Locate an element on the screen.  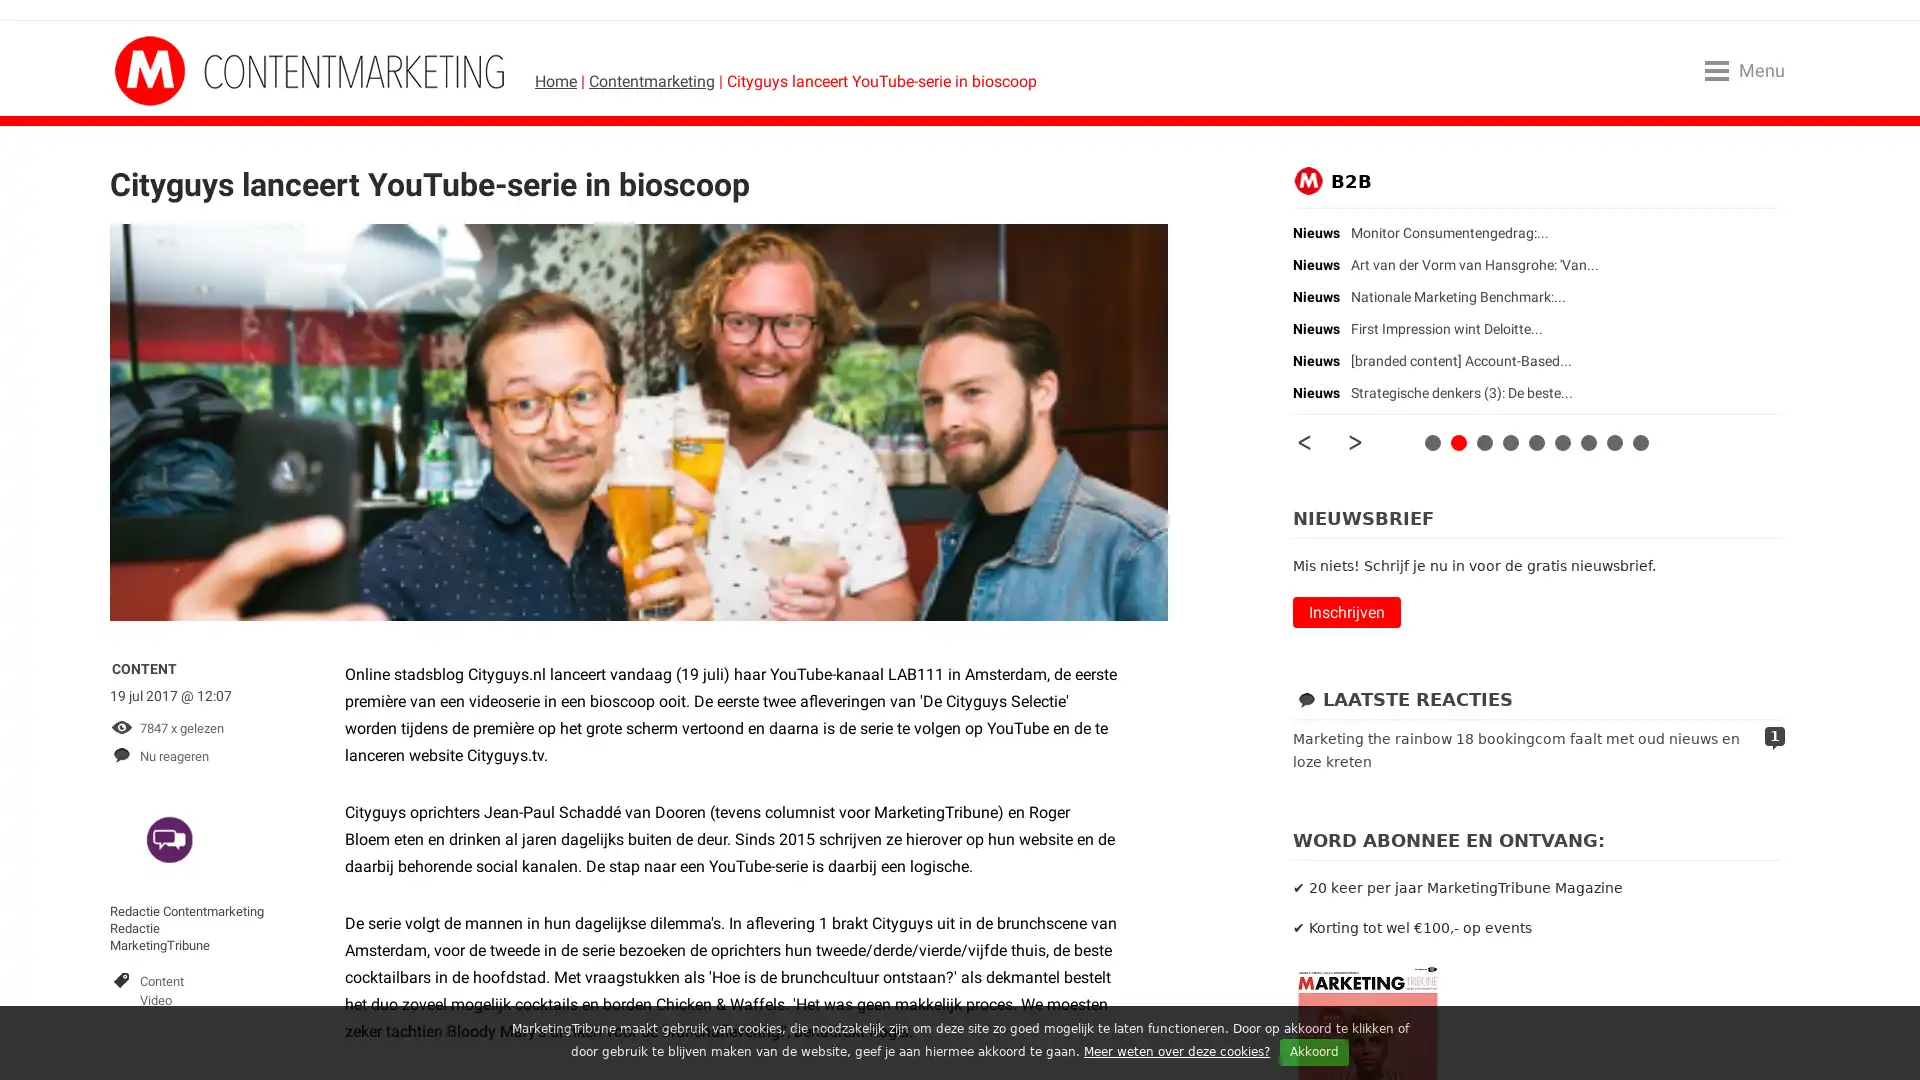
Close is located at coordinates (1899, 693).